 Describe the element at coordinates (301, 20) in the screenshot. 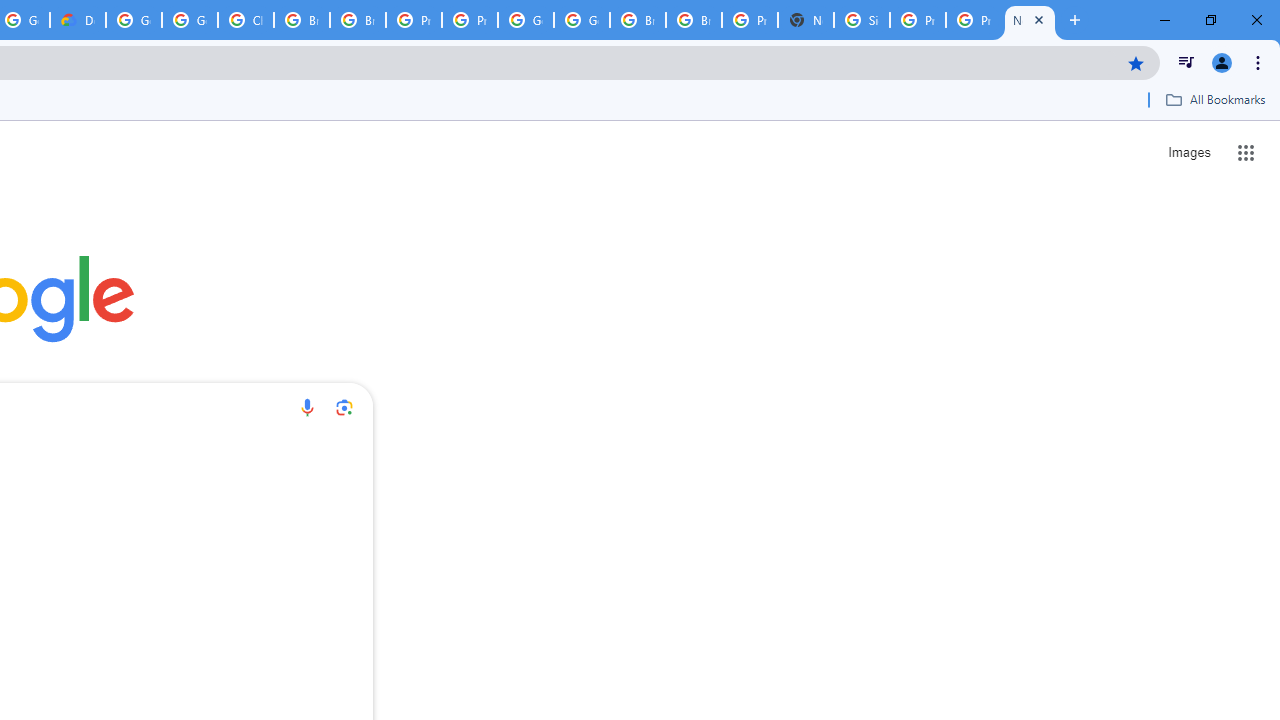

I see `'Browse Chrome as a guest - Computer - Google Chrome Help'` at that location.